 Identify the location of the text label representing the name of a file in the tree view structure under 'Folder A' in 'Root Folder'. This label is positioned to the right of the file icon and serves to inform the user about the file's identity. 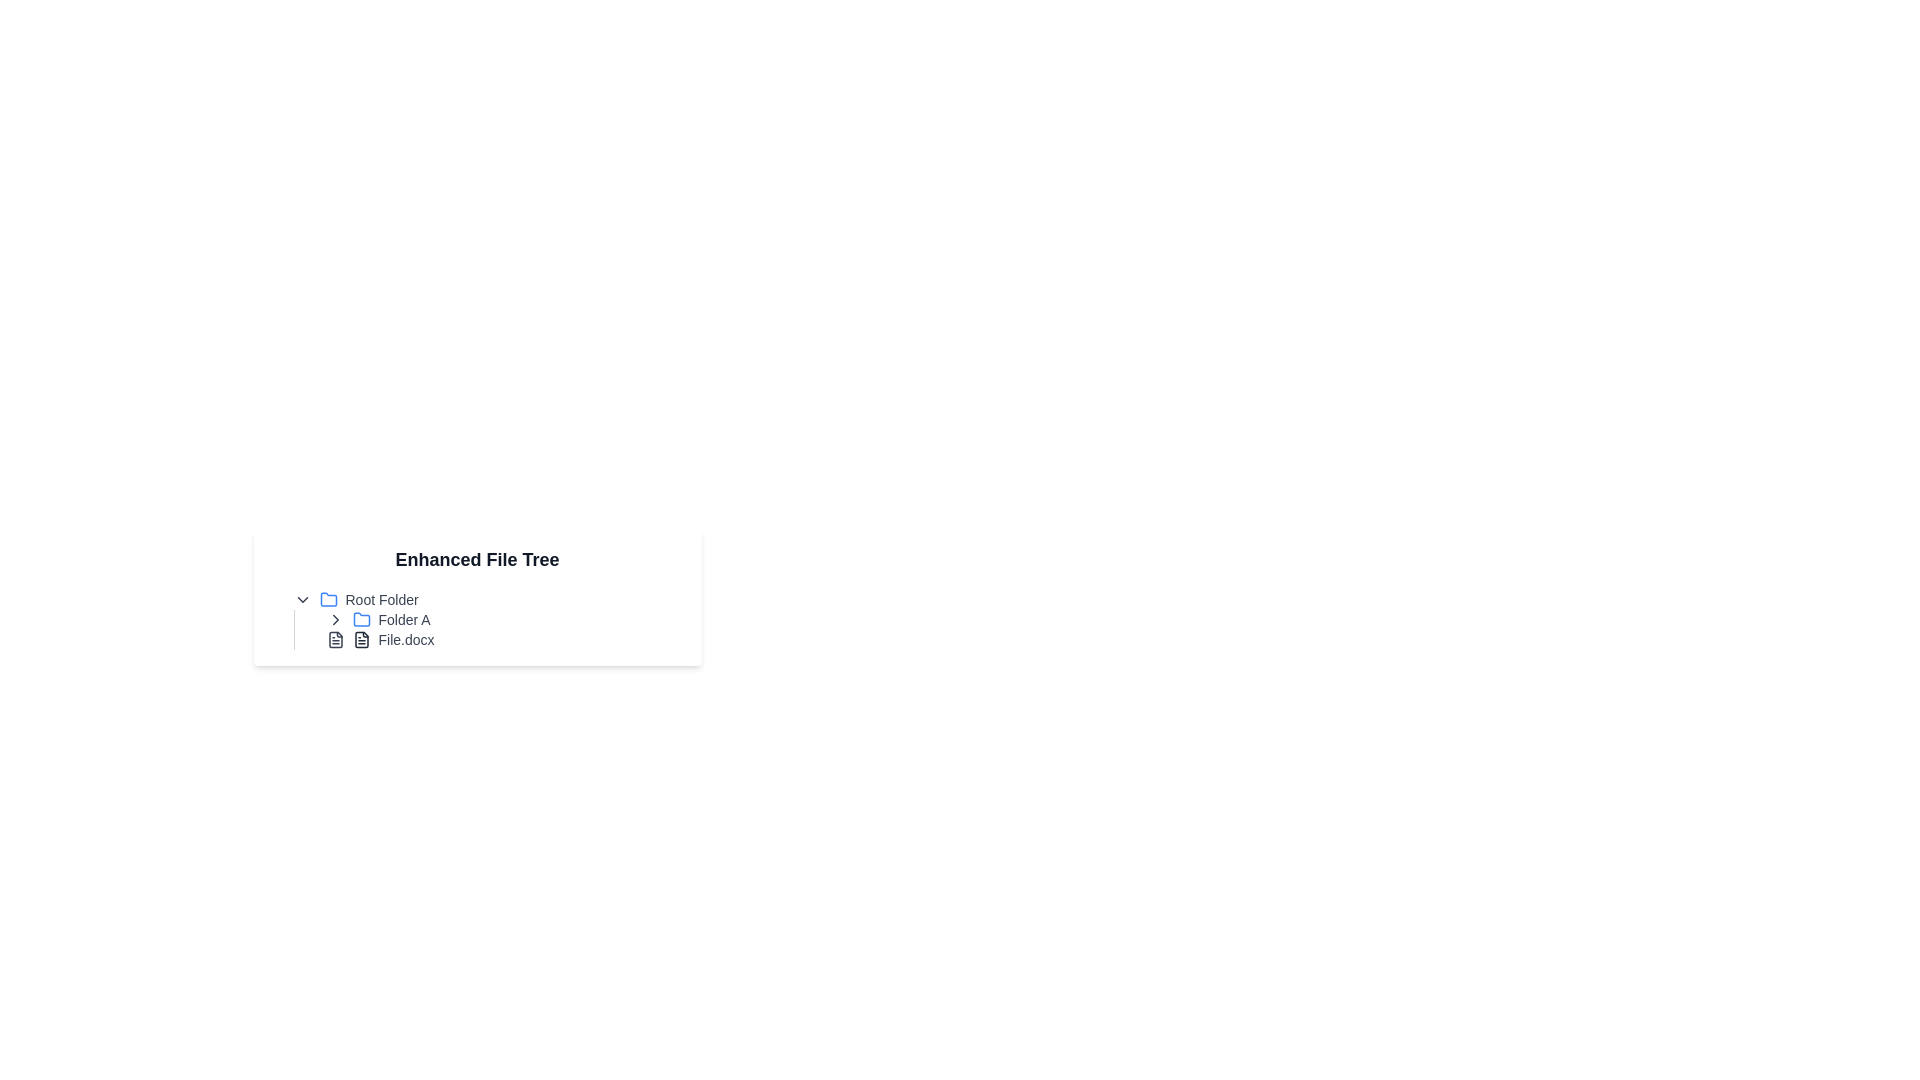
(405, 640).